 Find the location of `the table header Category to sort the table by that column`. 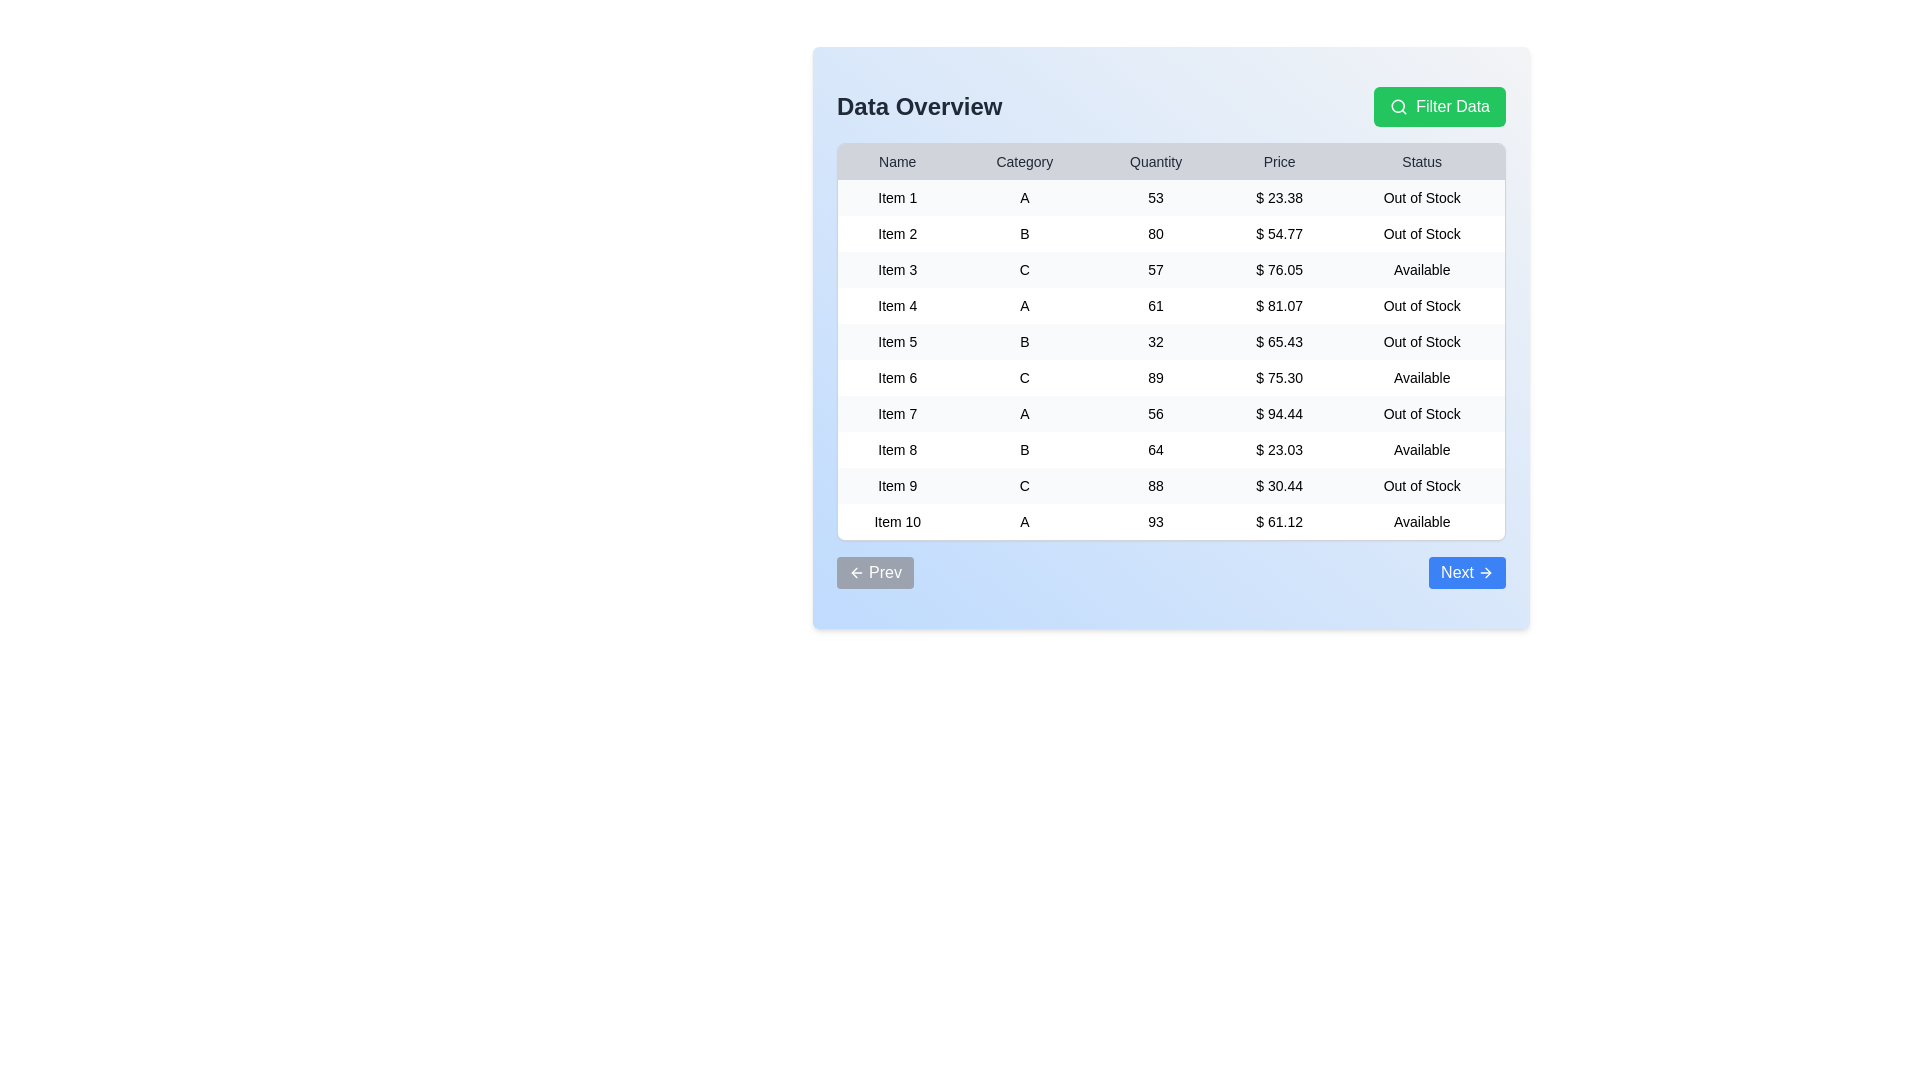

the table header Category to sort the table by that column is located at coordinates (1024, 161).